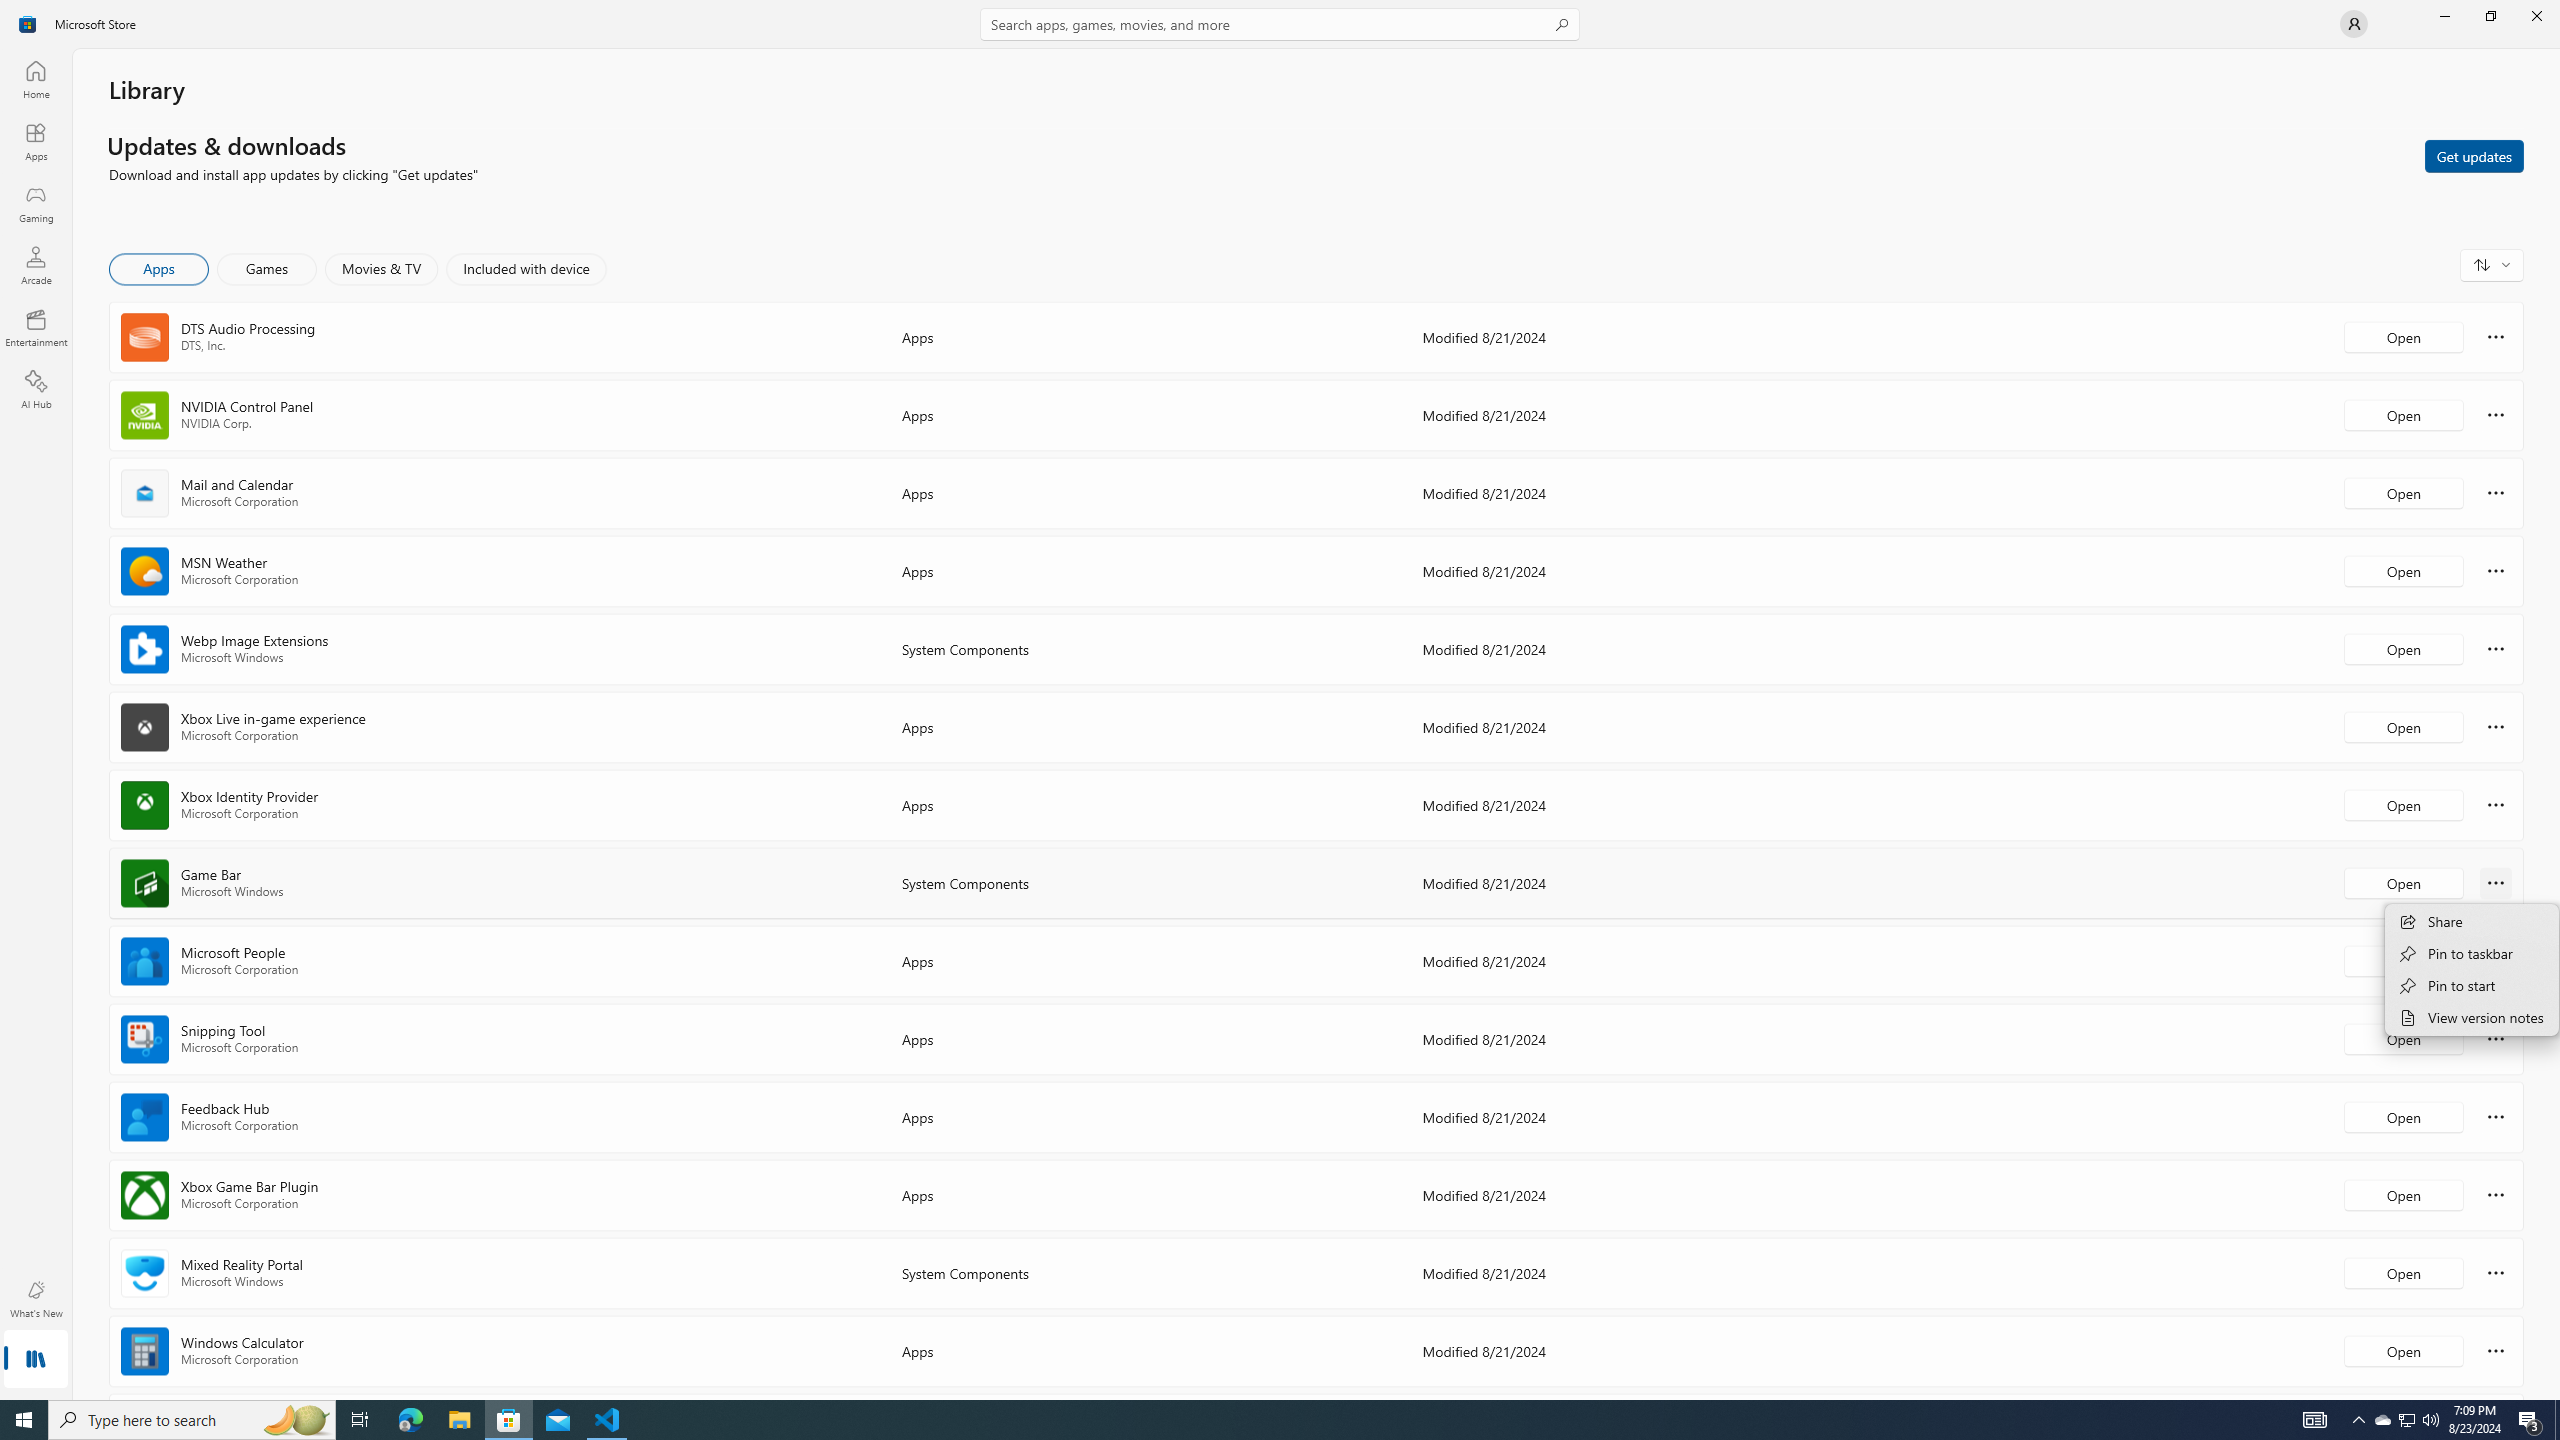 The width and height of the screenshot is (2560, 1440). I want to click on 'Games', so click(266, 268).